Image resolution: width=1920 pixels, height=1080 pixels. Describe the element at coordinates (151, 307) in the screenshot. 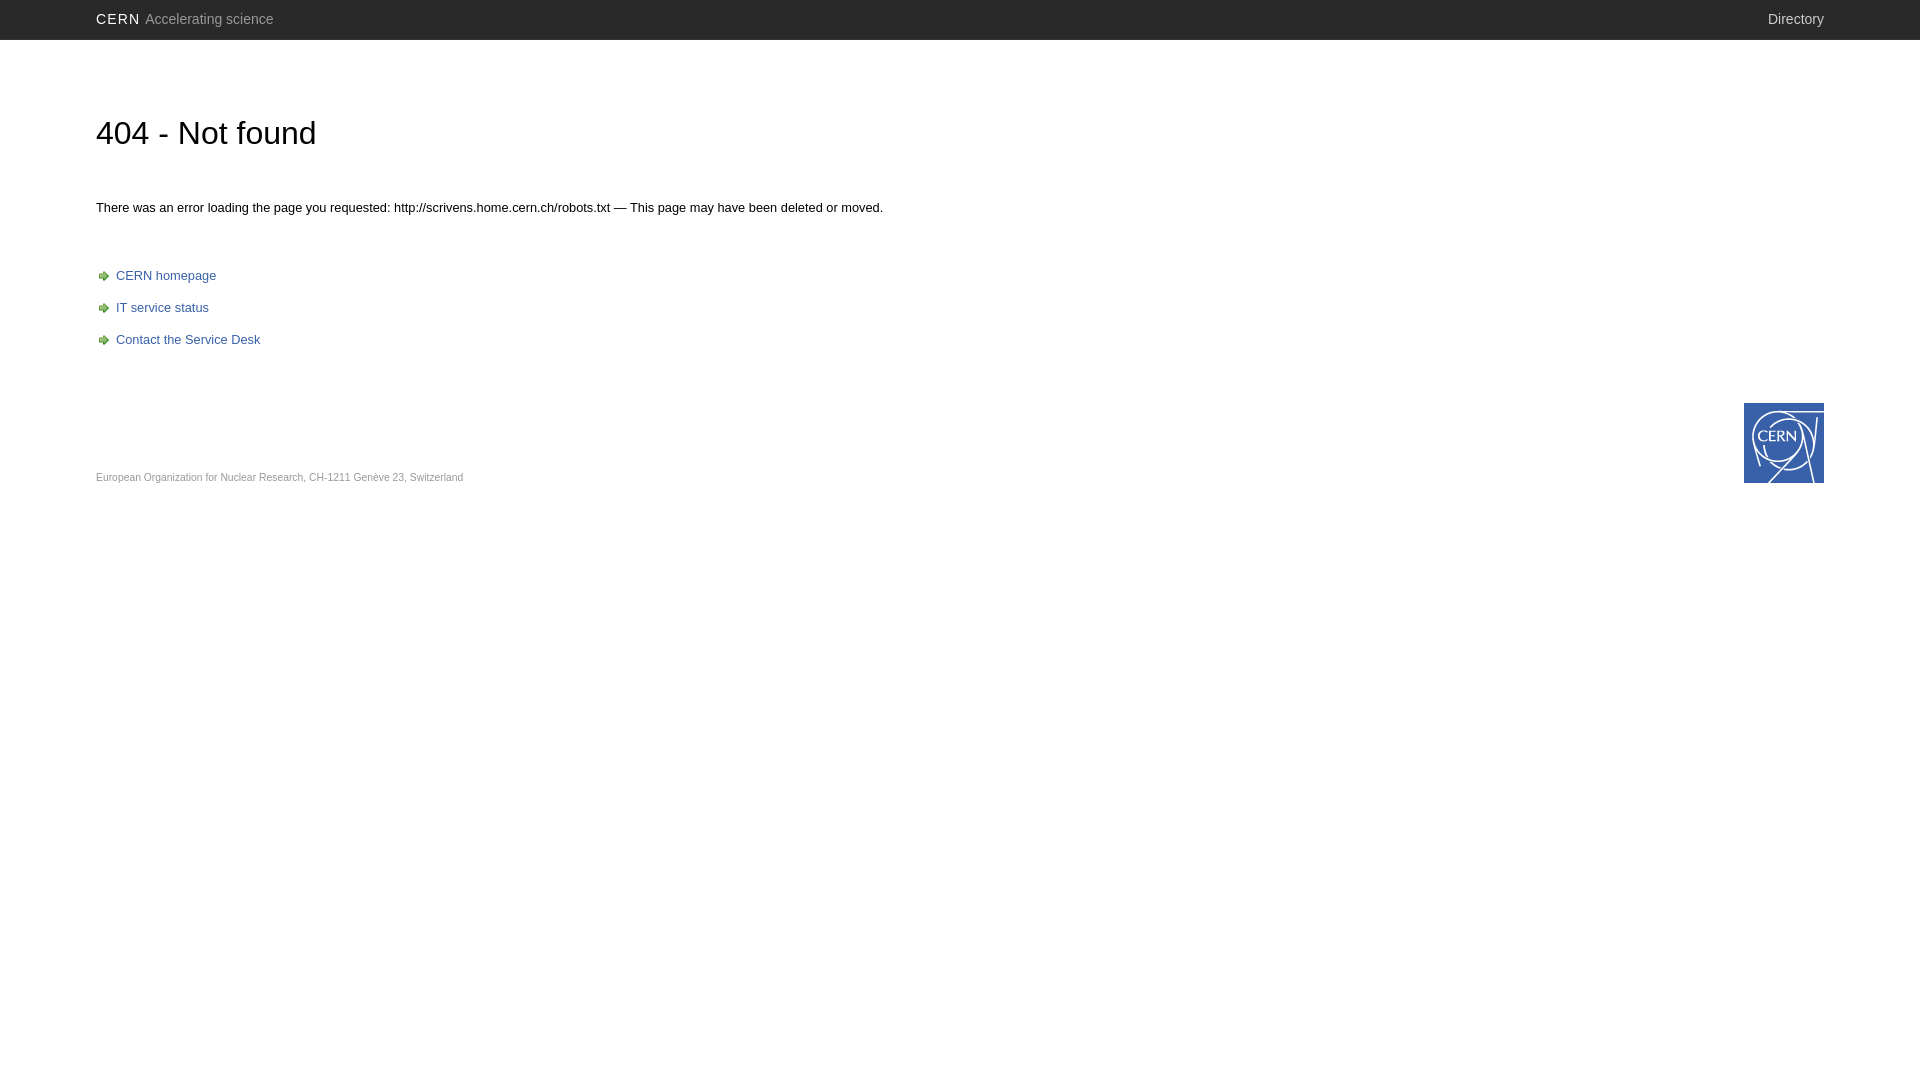

I see `'IT service status'` at that location.